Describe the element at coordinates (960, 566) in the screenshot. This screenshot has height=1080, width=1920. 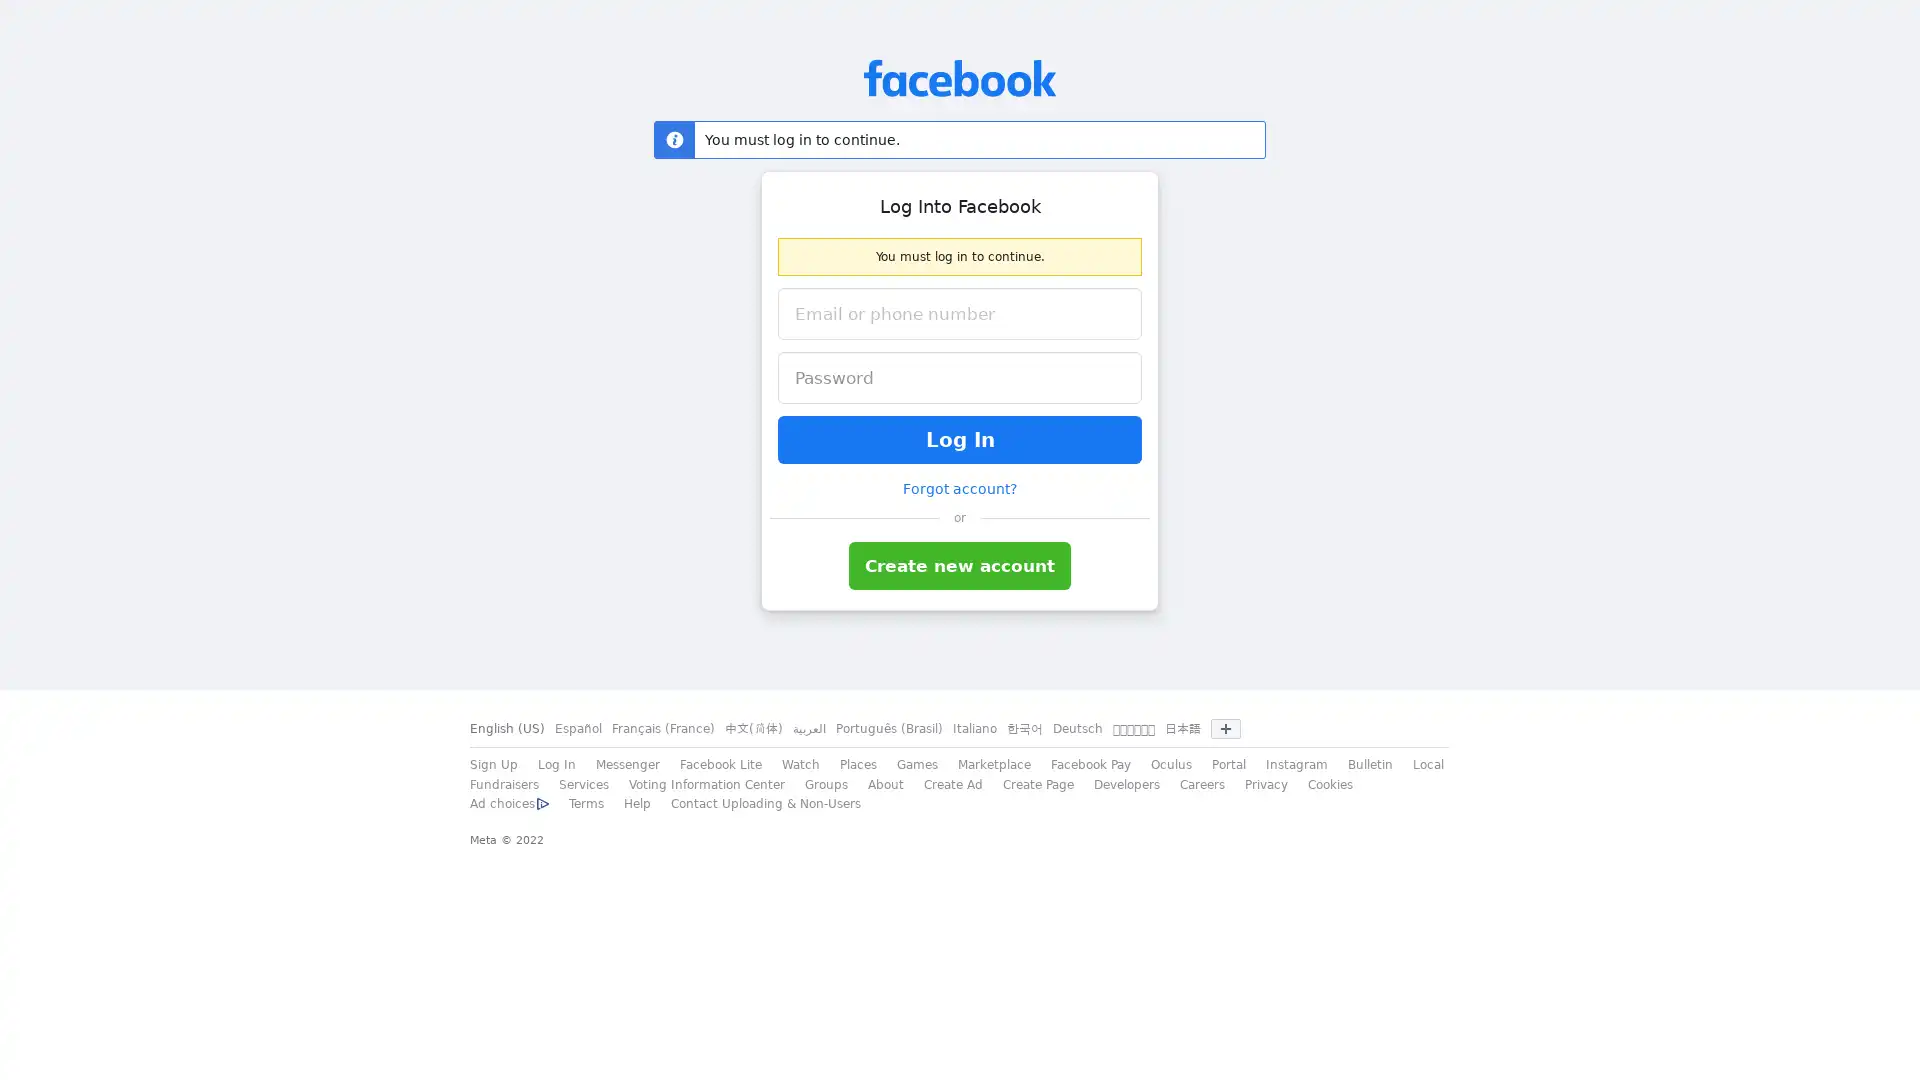
I see `Create new account` at that location.